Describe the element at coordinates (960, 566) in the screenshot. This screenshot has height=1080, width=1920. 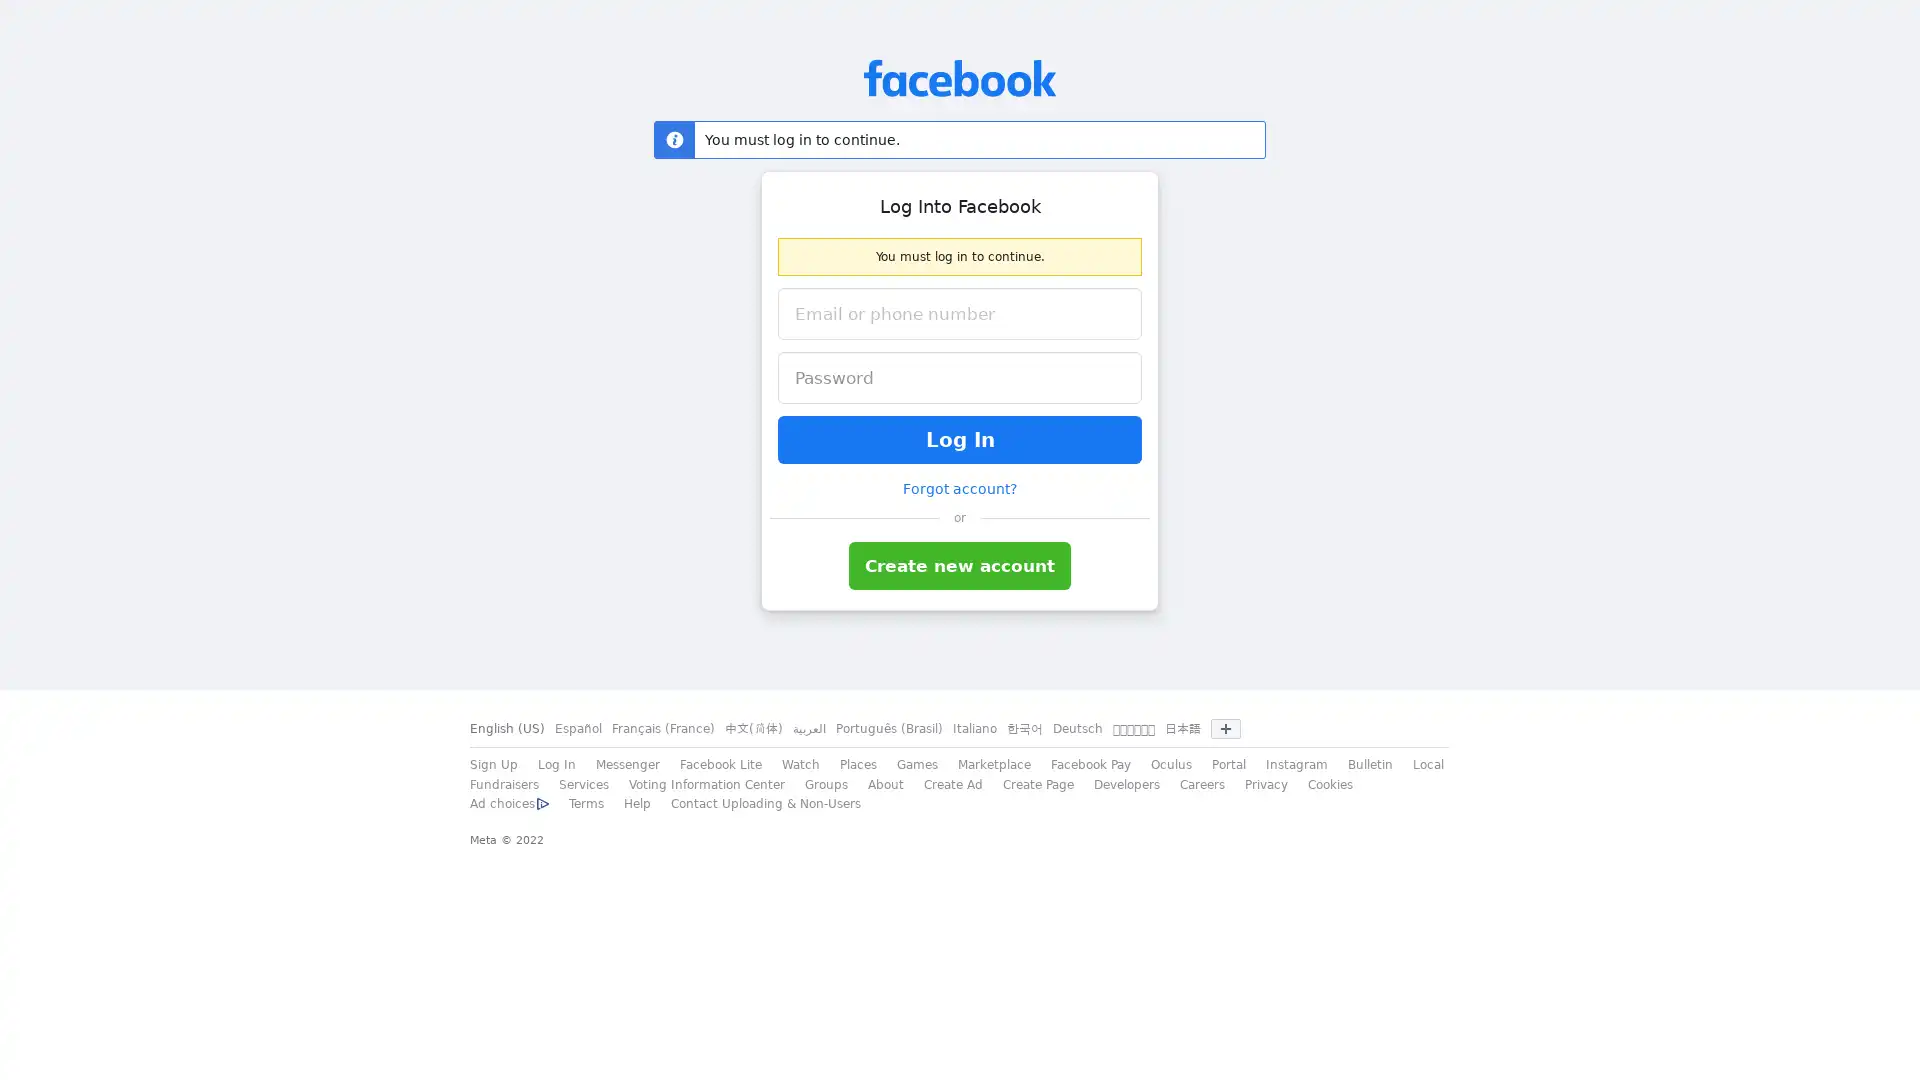
I see `Create new account` at that location.